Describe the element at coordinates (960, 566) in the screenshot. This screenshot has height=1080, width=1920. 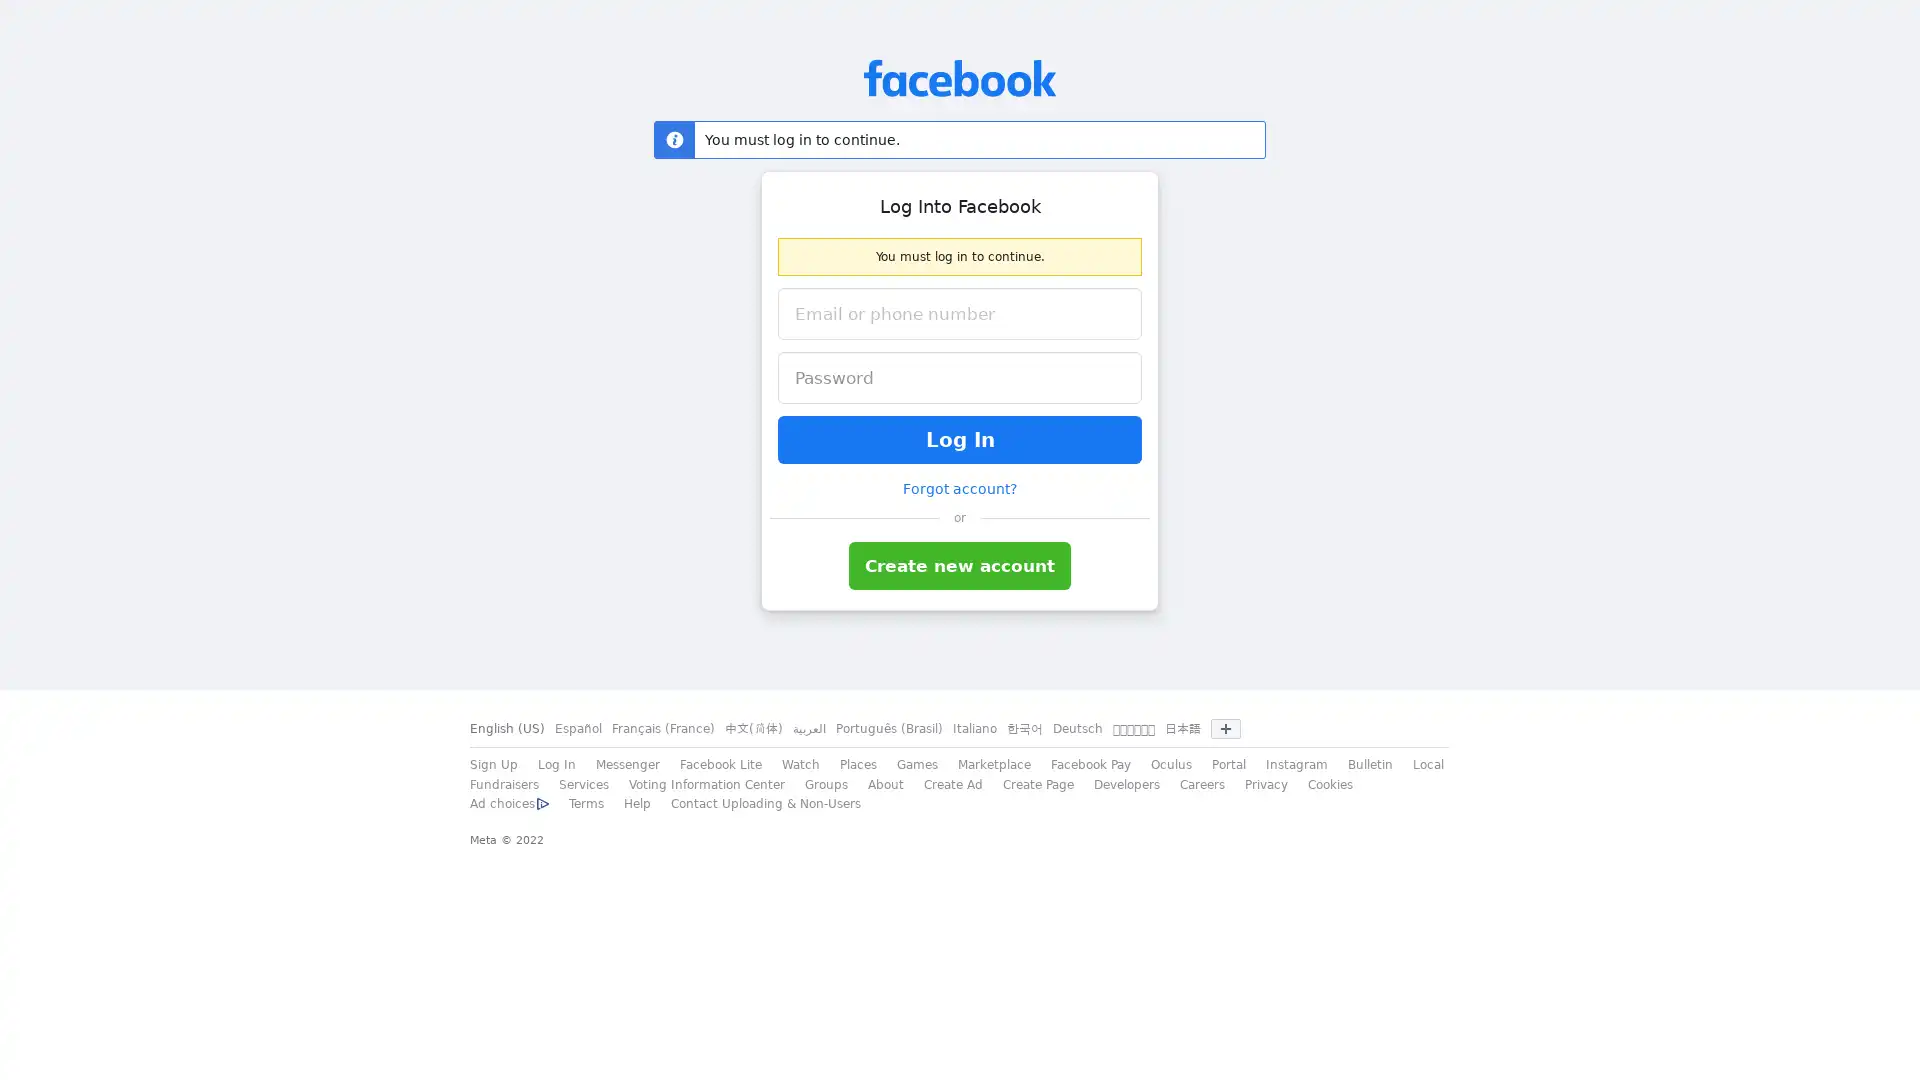
I see `Create new account` at that location.